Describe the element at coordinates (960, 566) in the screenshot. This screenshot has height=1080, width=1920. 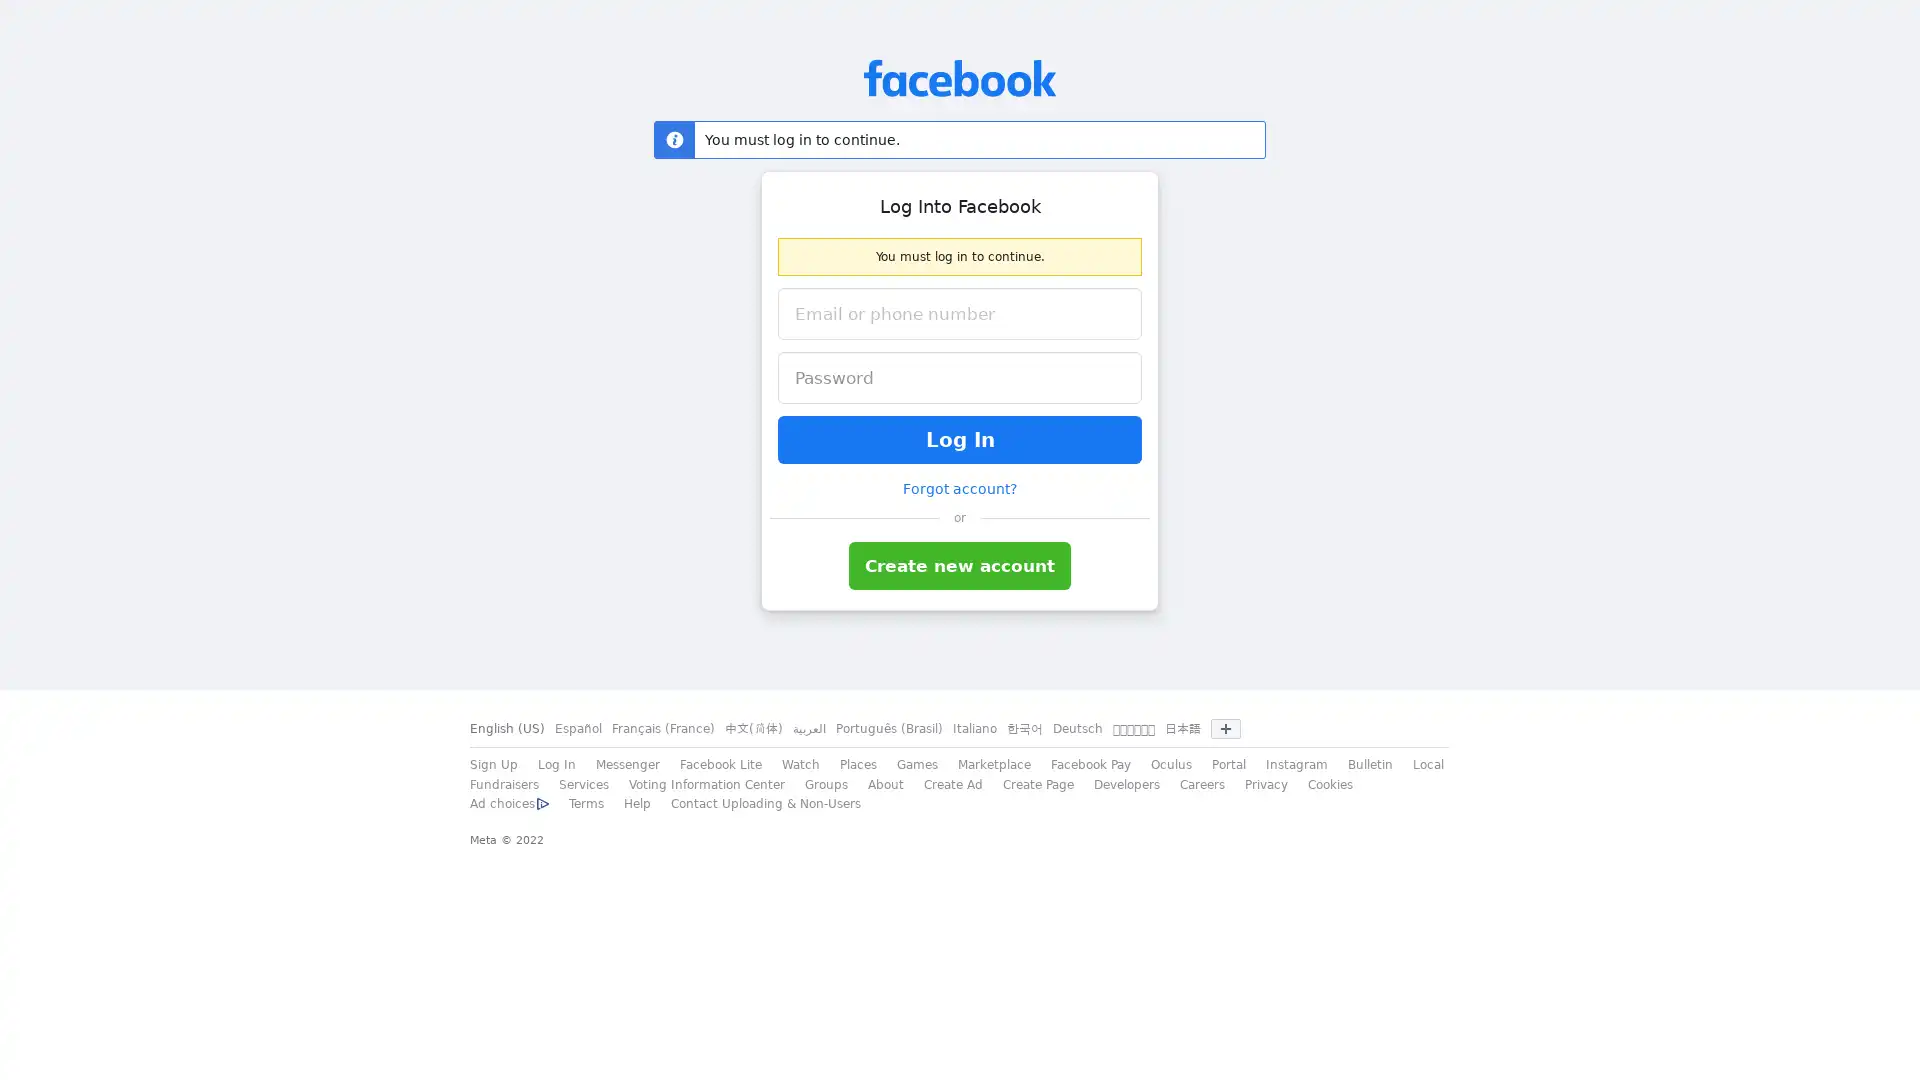
I see `Create new account` at that location.